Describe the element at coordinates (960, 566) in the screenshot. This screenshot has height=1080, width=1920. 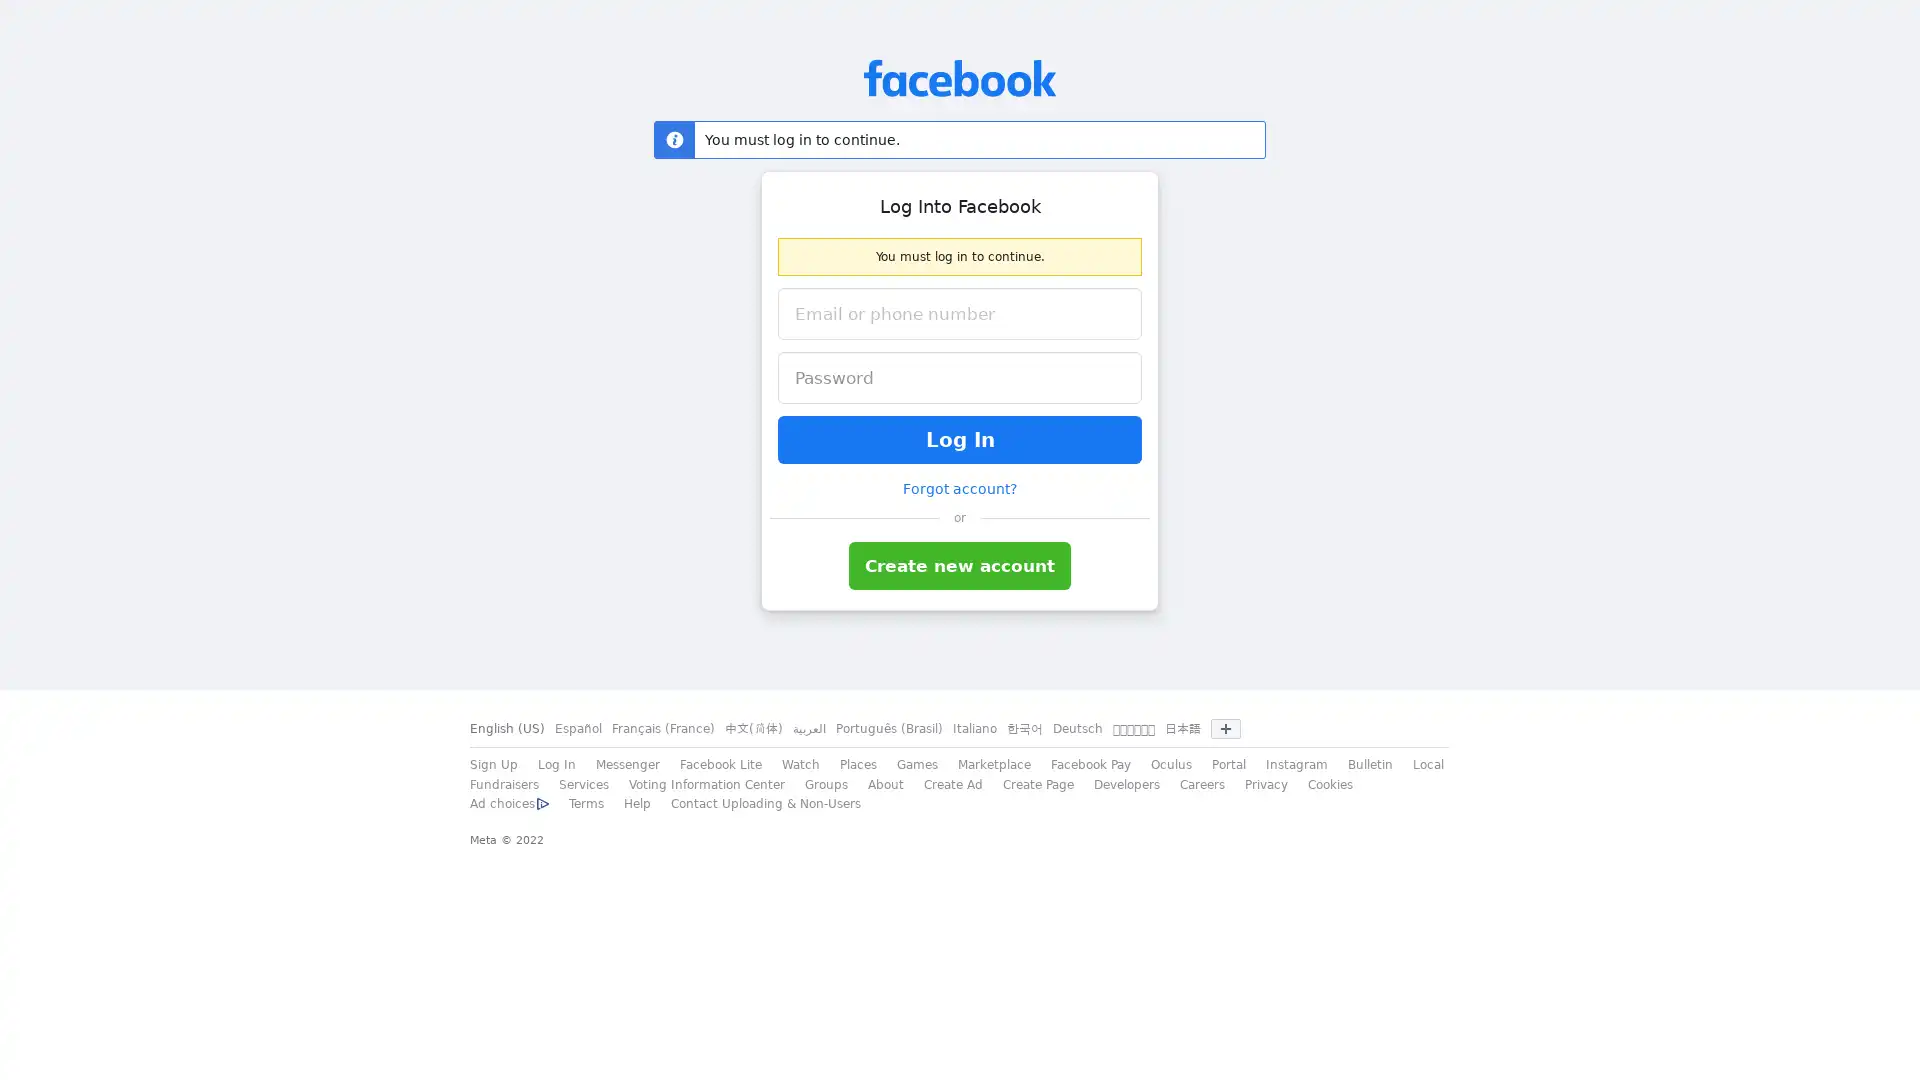
I see `Create new account` at that location.